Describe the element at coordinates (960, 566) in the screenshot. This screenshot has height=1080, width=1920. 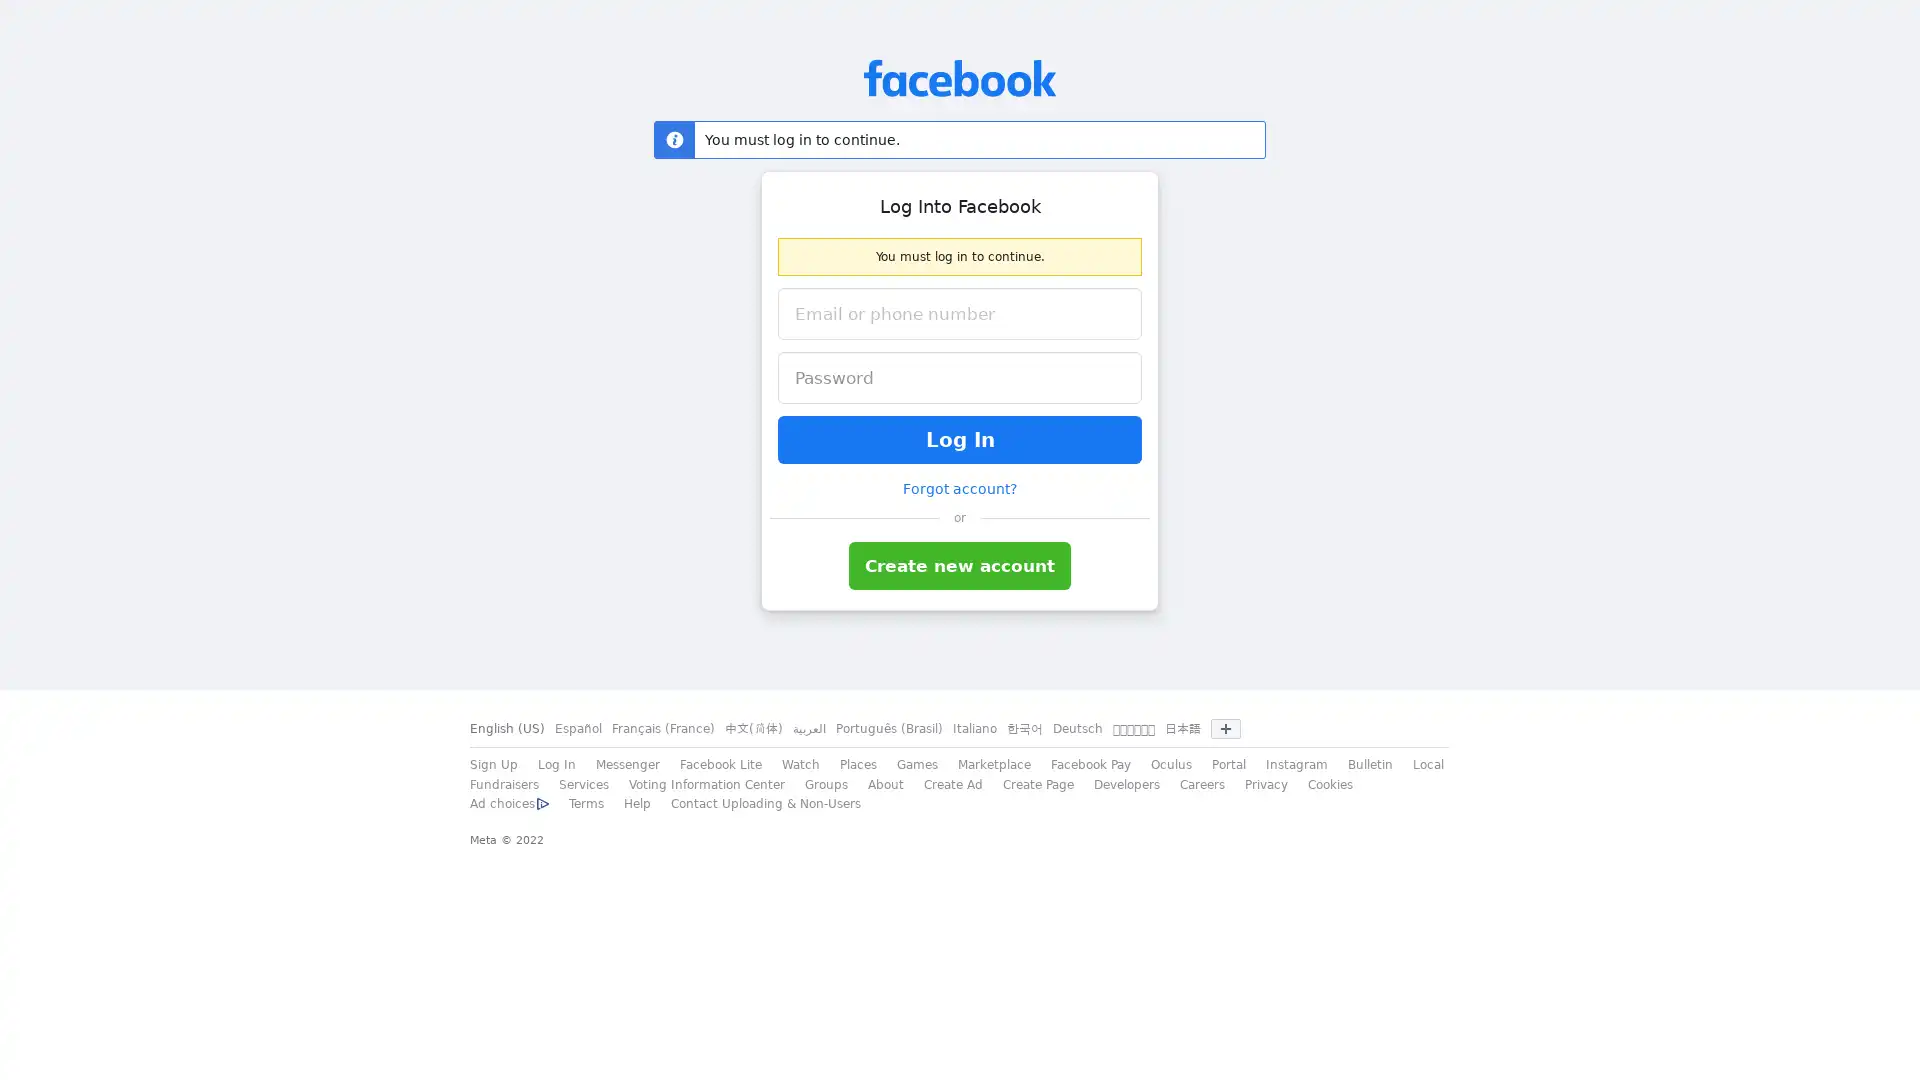
I see `Create new account` at that location.